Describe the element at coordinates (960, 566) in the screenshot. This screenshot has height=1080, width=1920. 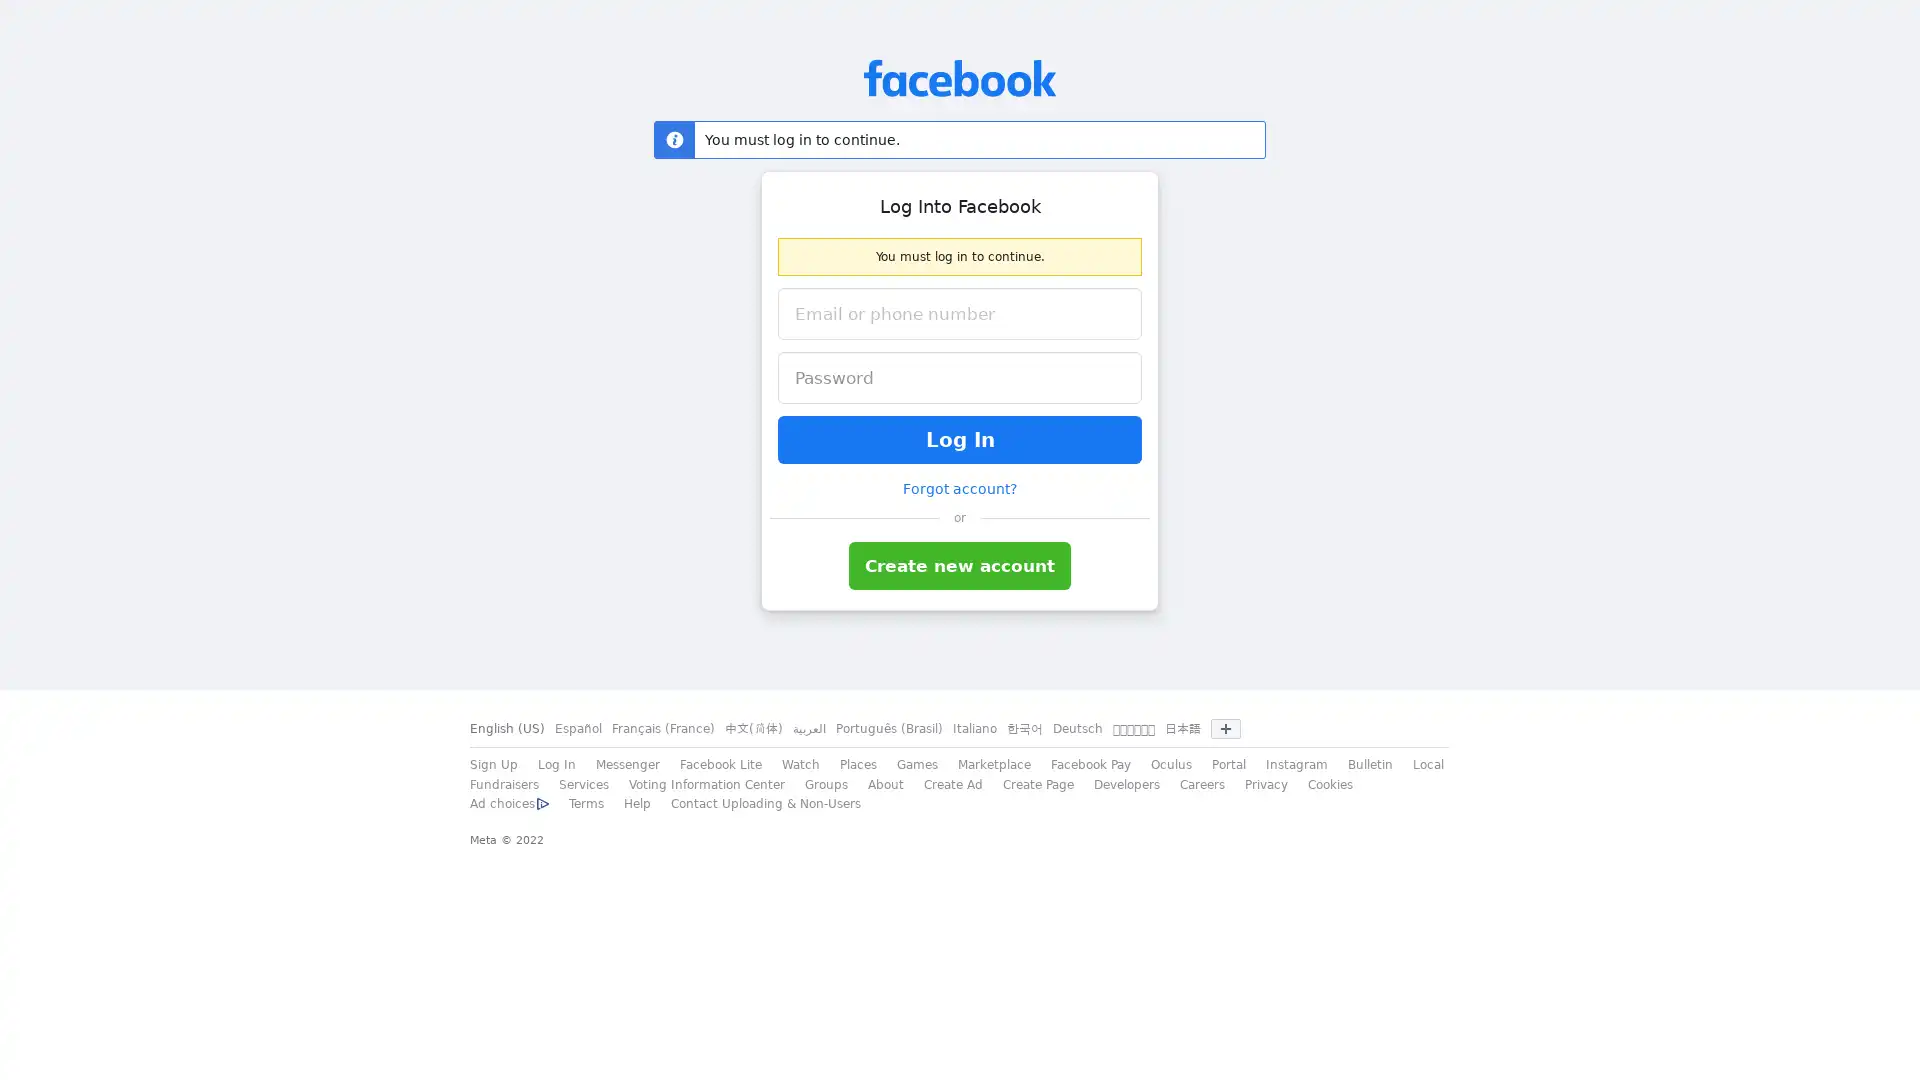
I see `Create new account` at that location.